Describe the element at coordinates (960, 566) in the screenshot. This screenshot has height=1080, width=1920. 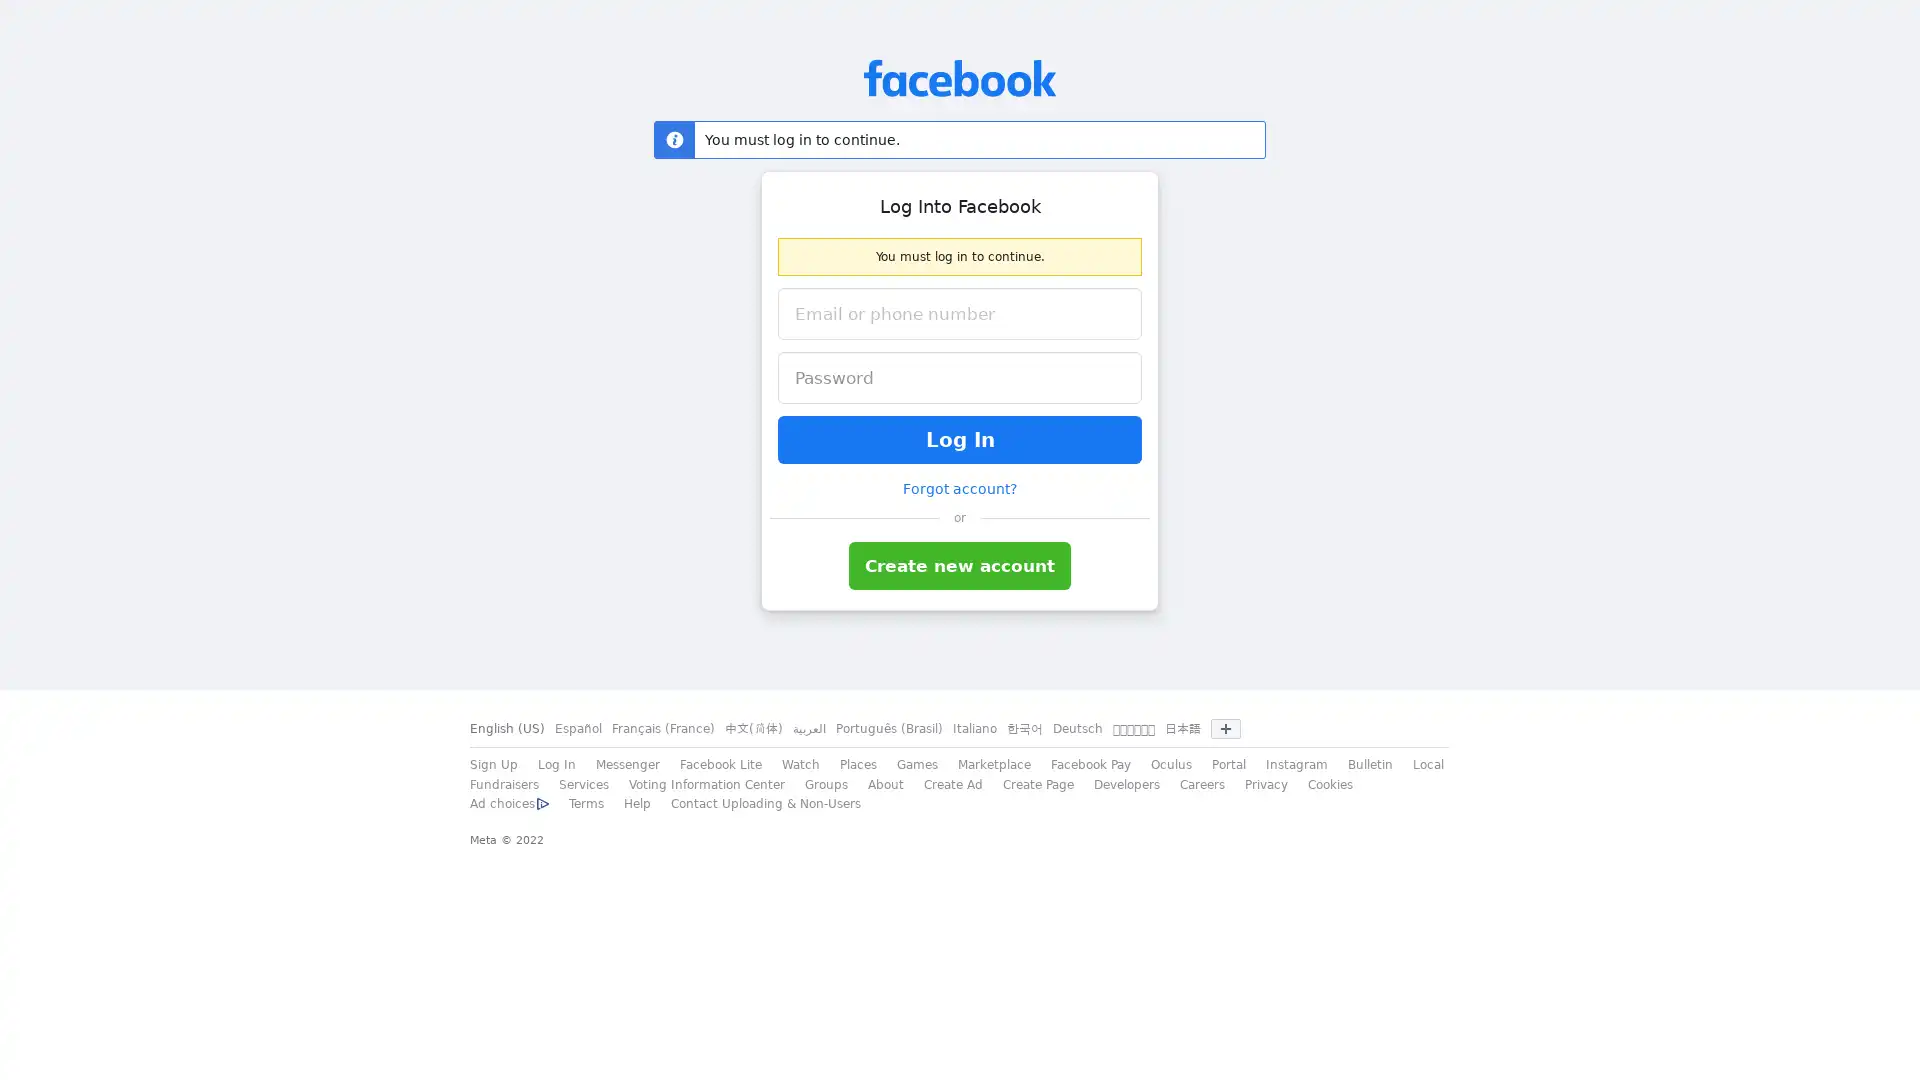
I see `Create new account` at that location.